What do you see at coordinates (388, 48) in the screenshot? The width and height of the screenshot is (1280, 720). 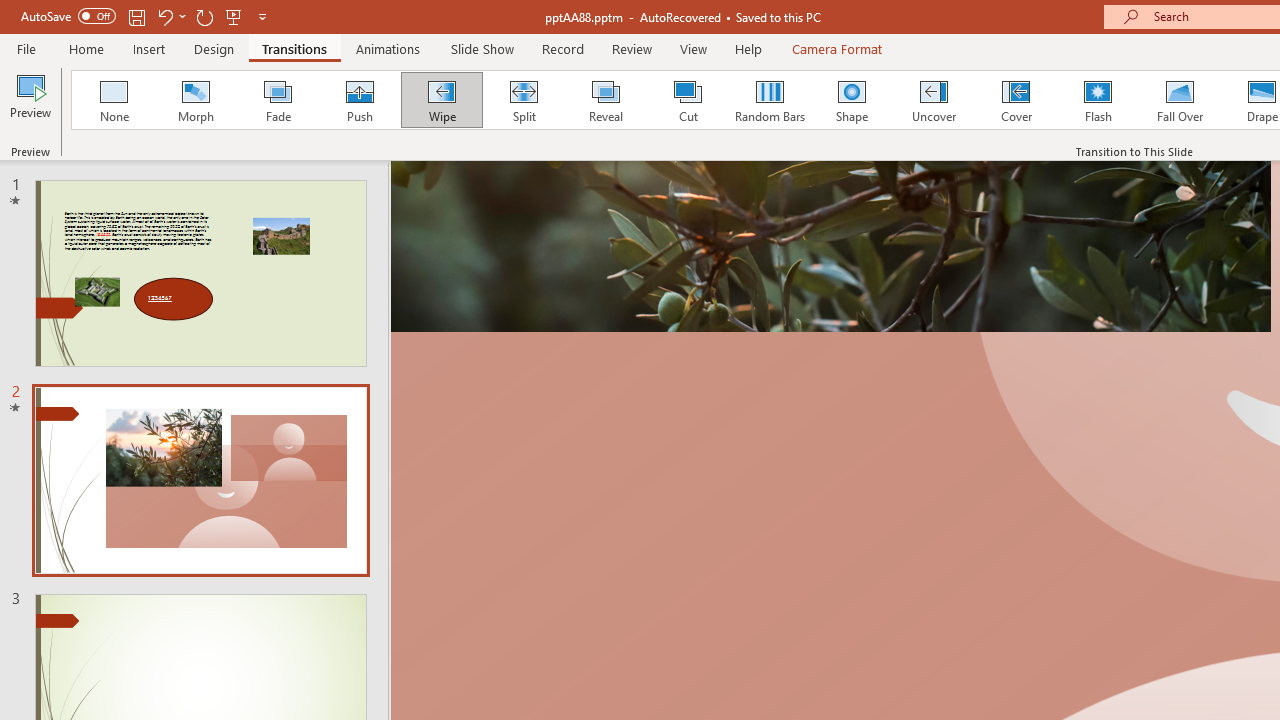 I see `'Animations'` at bounding box center [388, 48].